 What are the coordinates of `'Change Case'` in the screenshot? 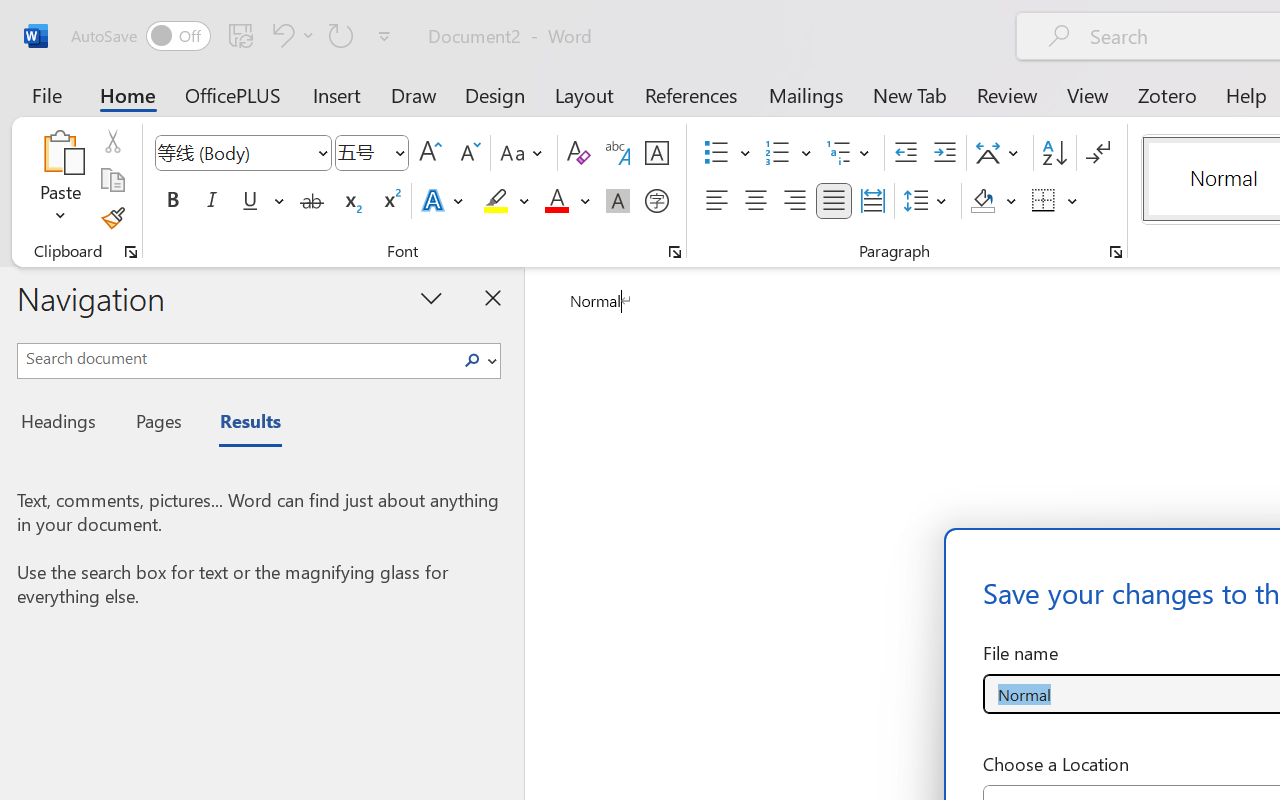 It's located at (524, 153).